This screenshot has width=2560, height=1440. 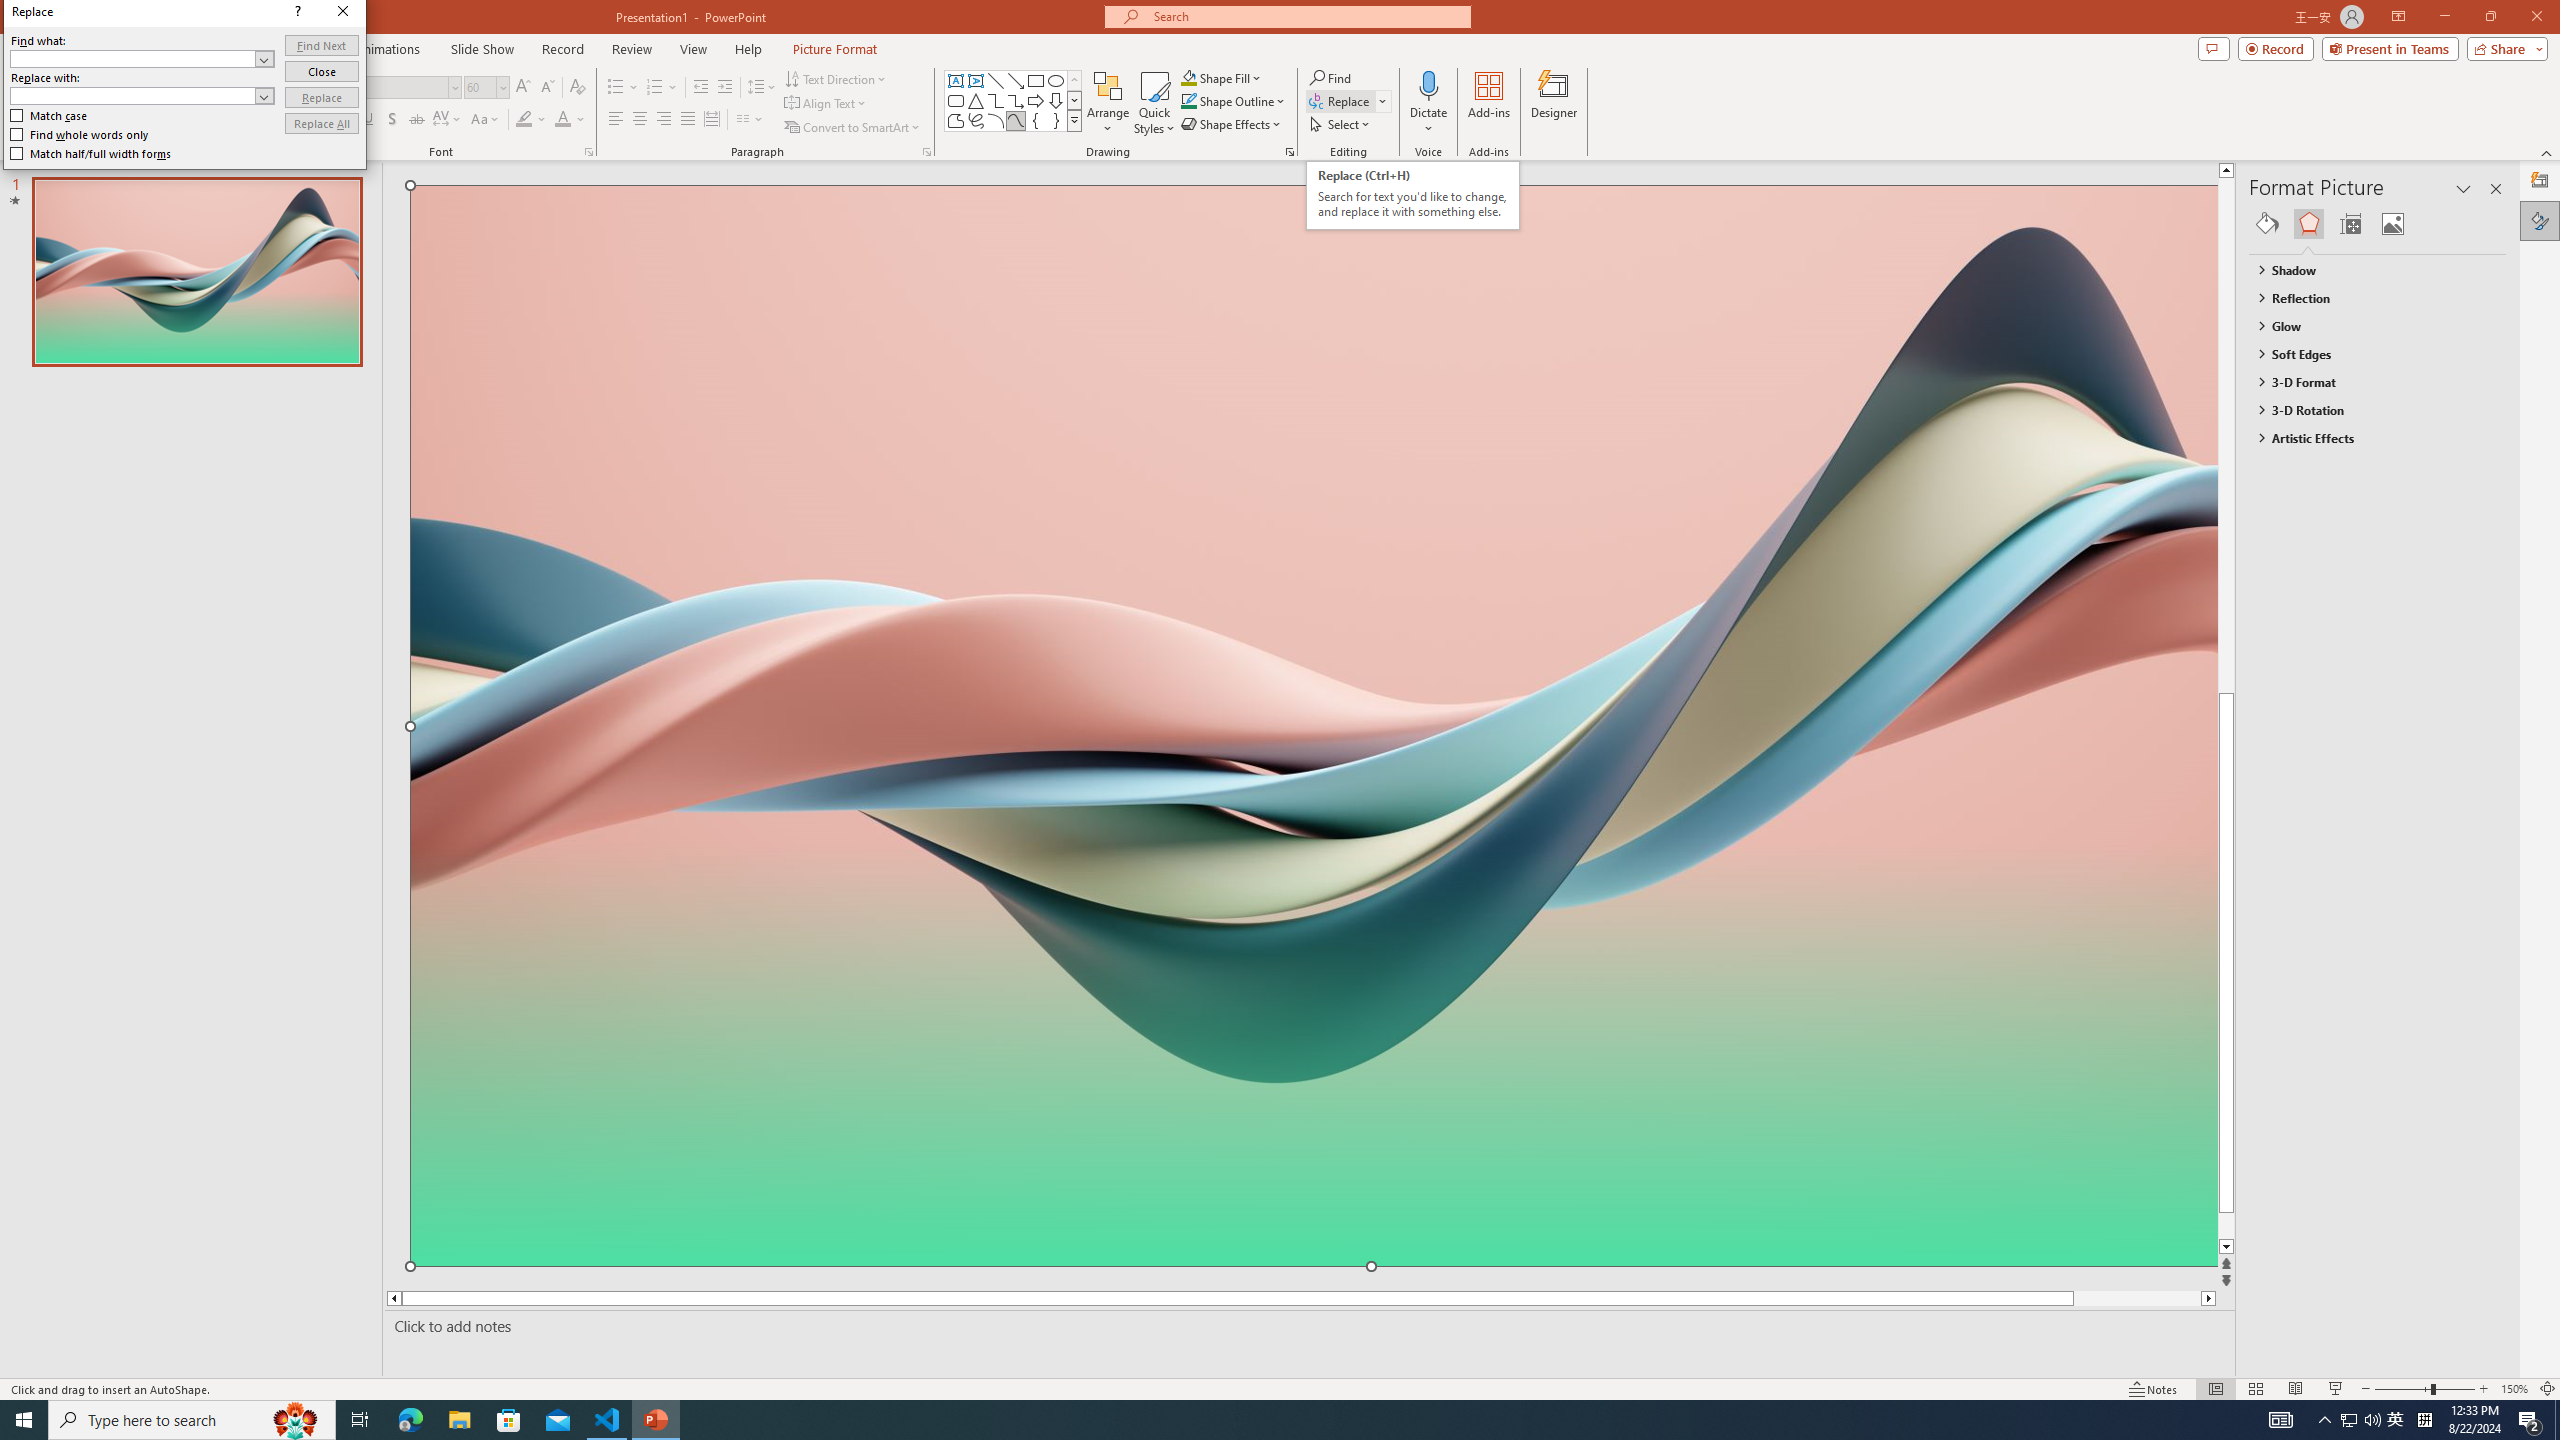 I want to click on 'Reading View', so click(x=2295, y=1389).